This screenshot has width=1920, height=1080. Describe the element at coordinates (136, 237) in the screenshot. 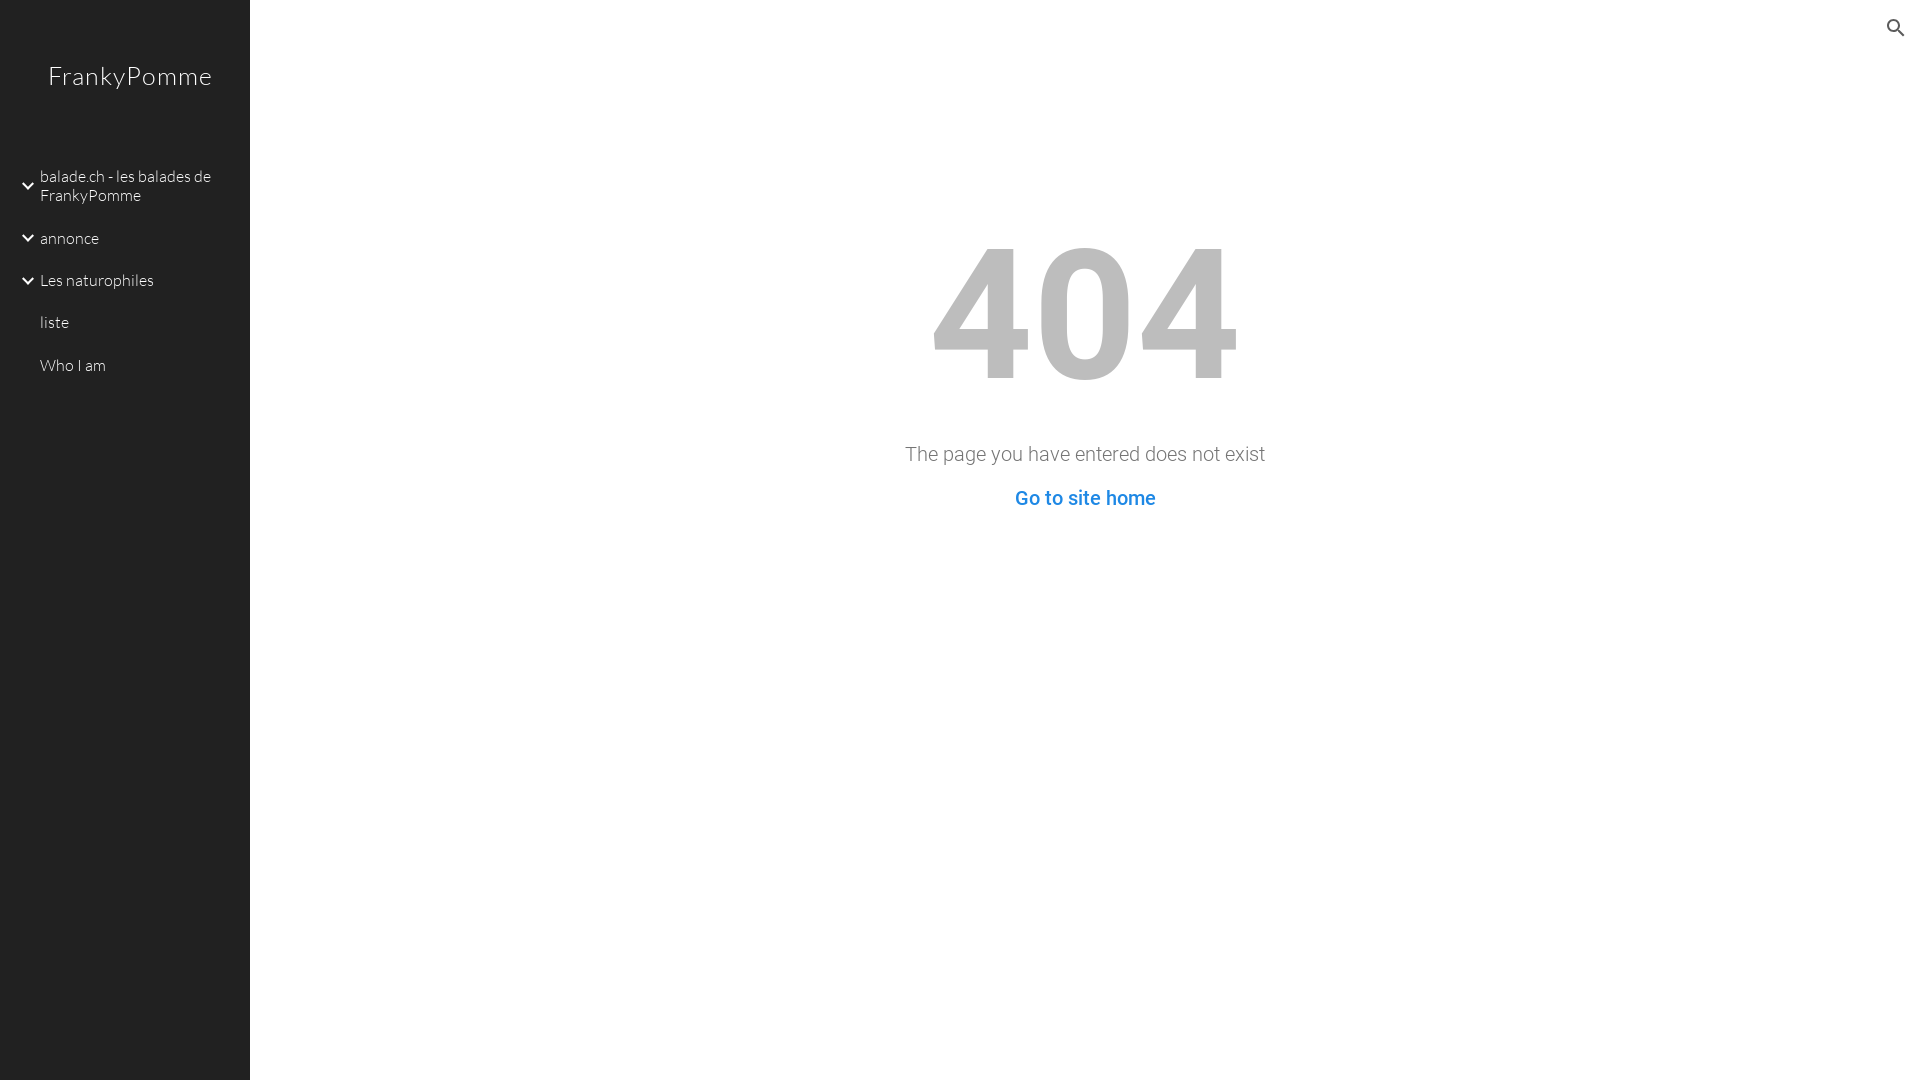

I see `'annonce'` at that location.